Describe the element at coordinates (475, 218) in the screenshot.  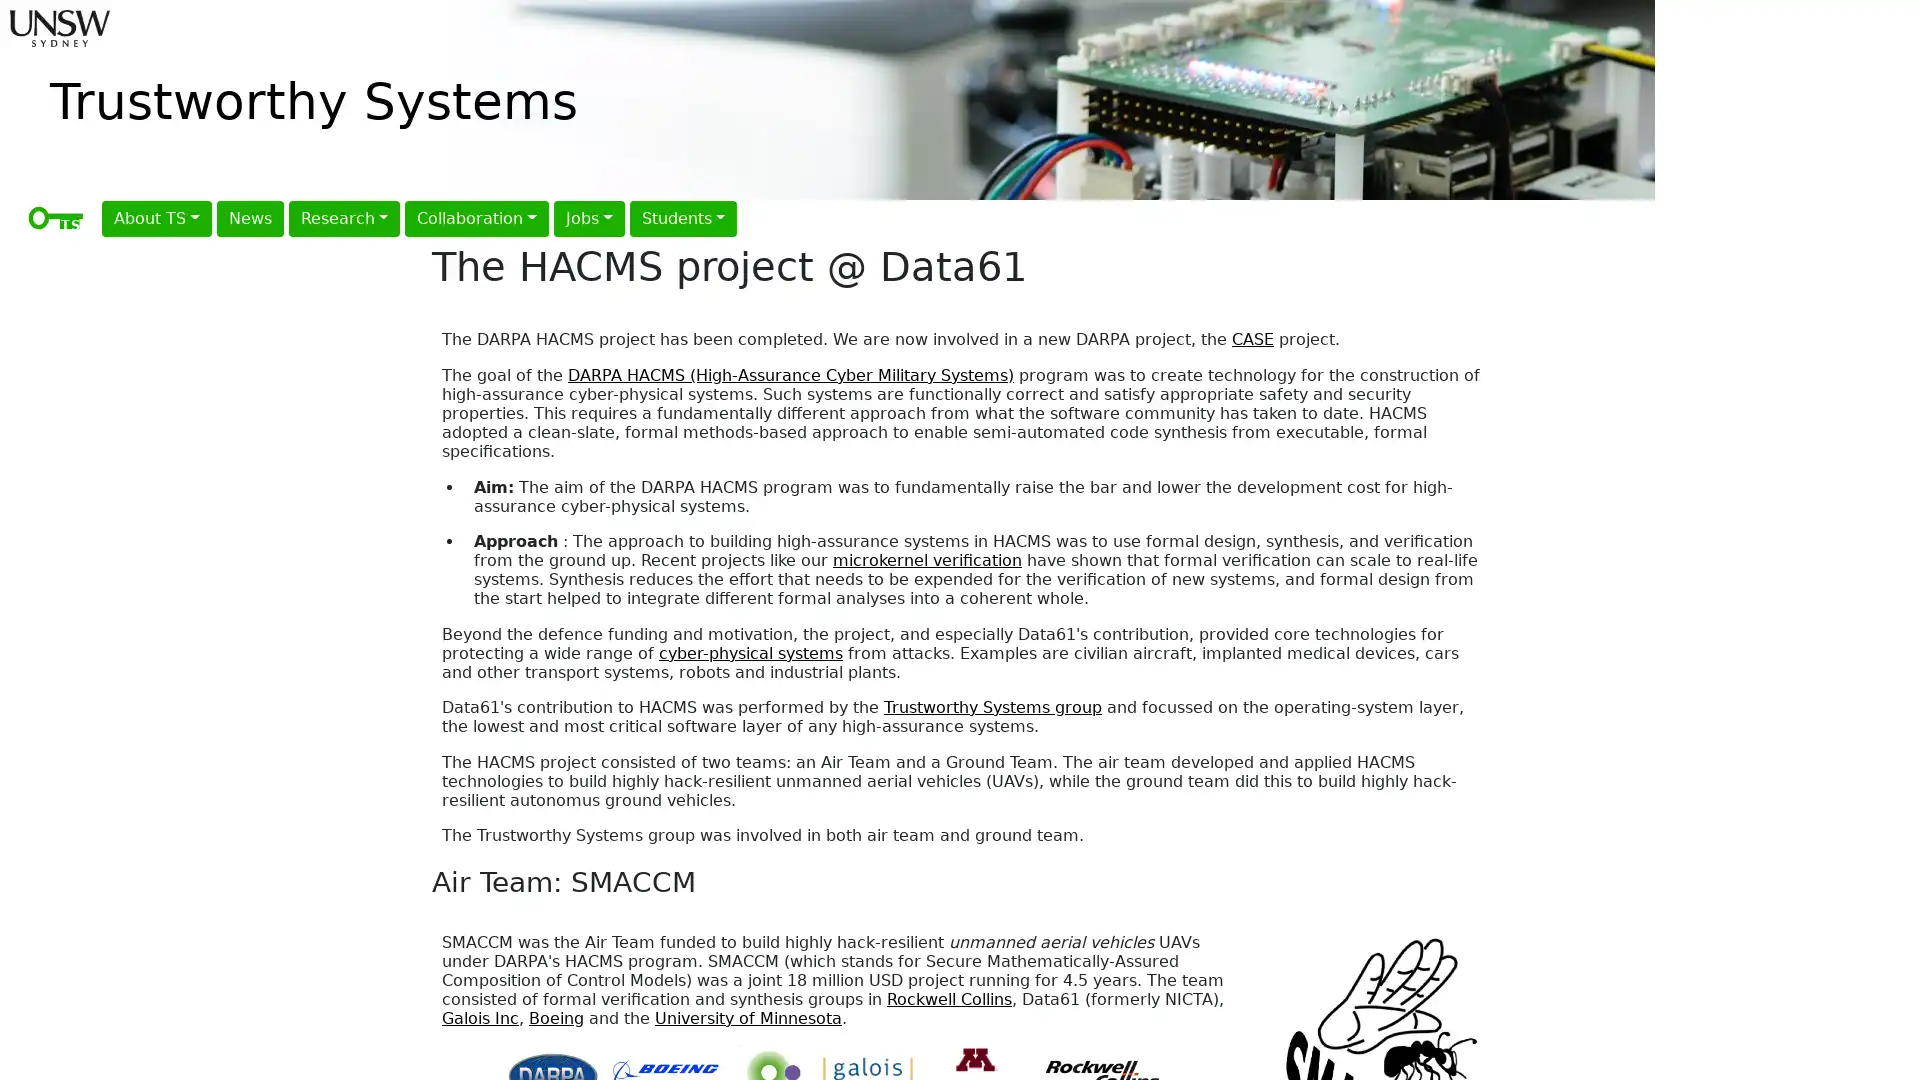
I see `Collaboration` at that location.